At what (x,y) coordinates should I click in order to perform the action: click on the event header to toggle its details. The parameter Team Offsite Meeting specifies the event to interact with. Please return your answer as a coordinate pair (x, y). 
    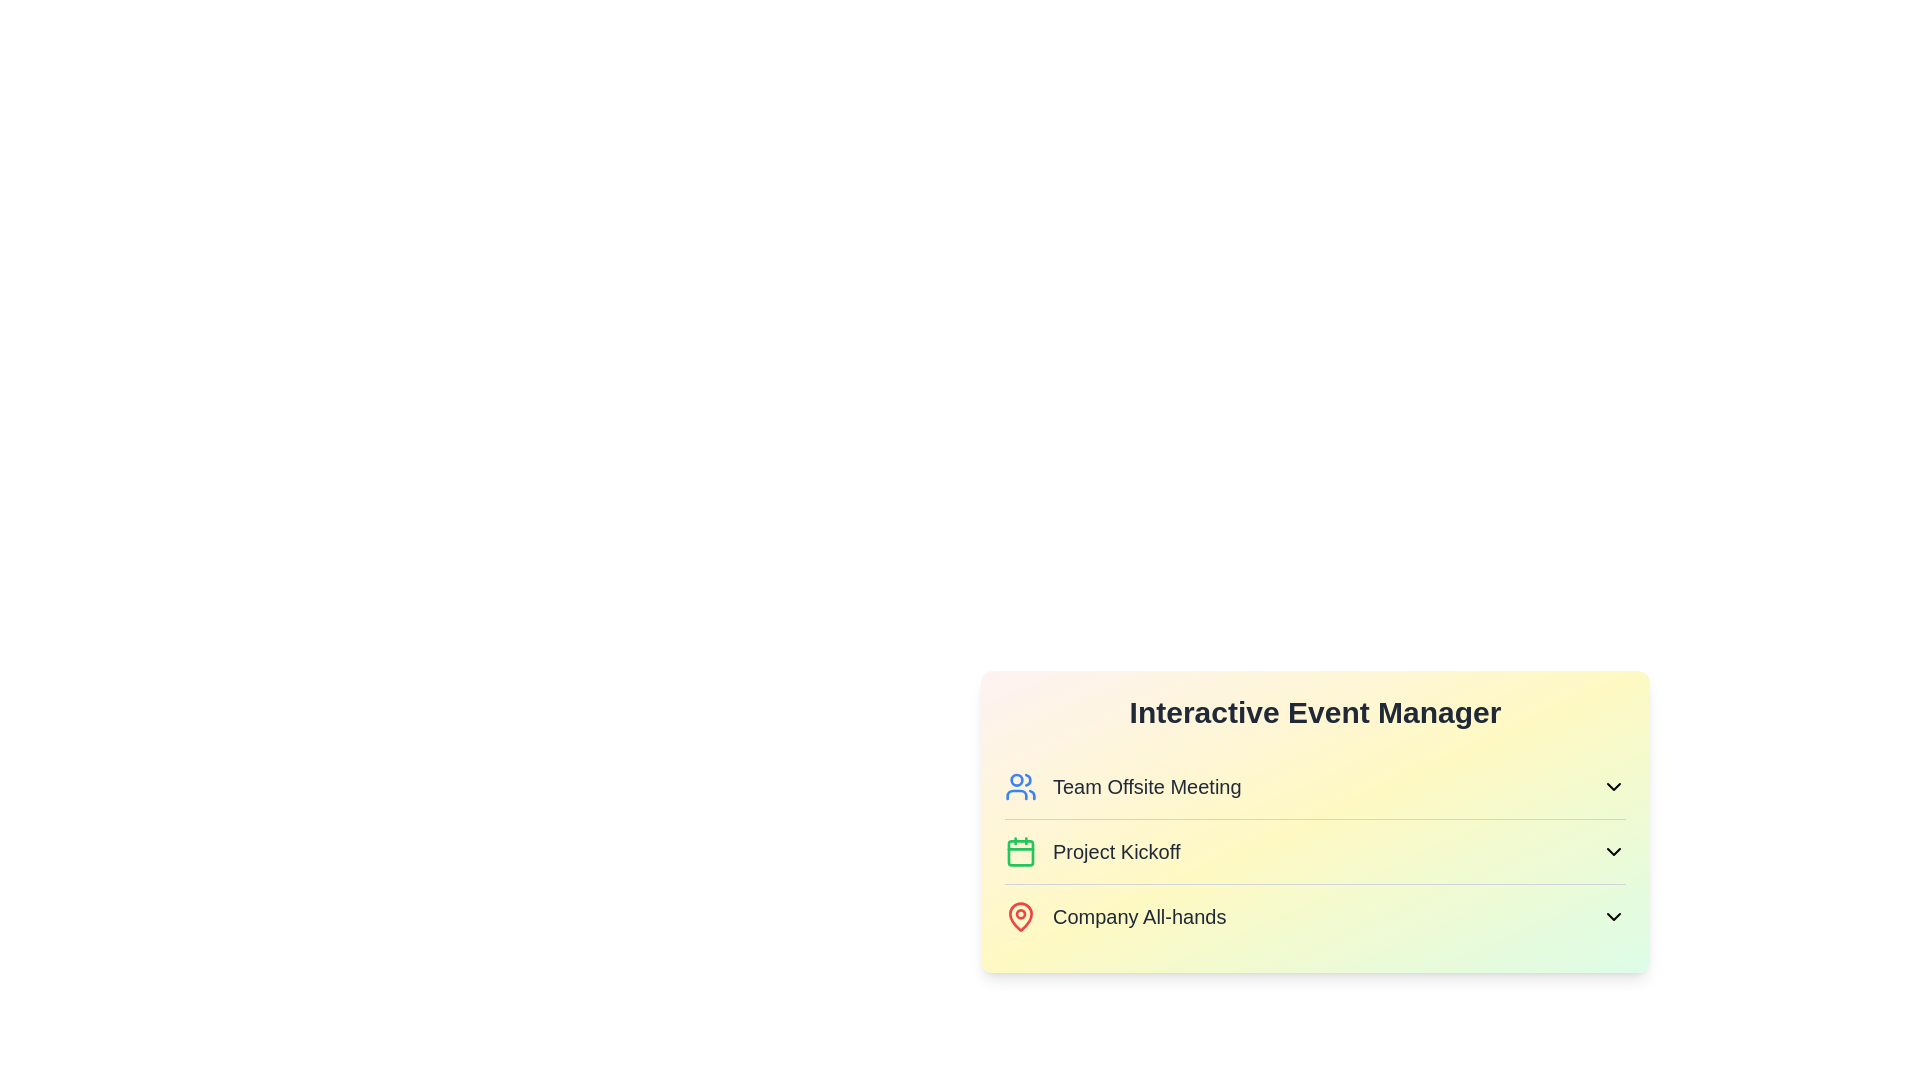
    Looking at the image, I should click on (1315, 785).